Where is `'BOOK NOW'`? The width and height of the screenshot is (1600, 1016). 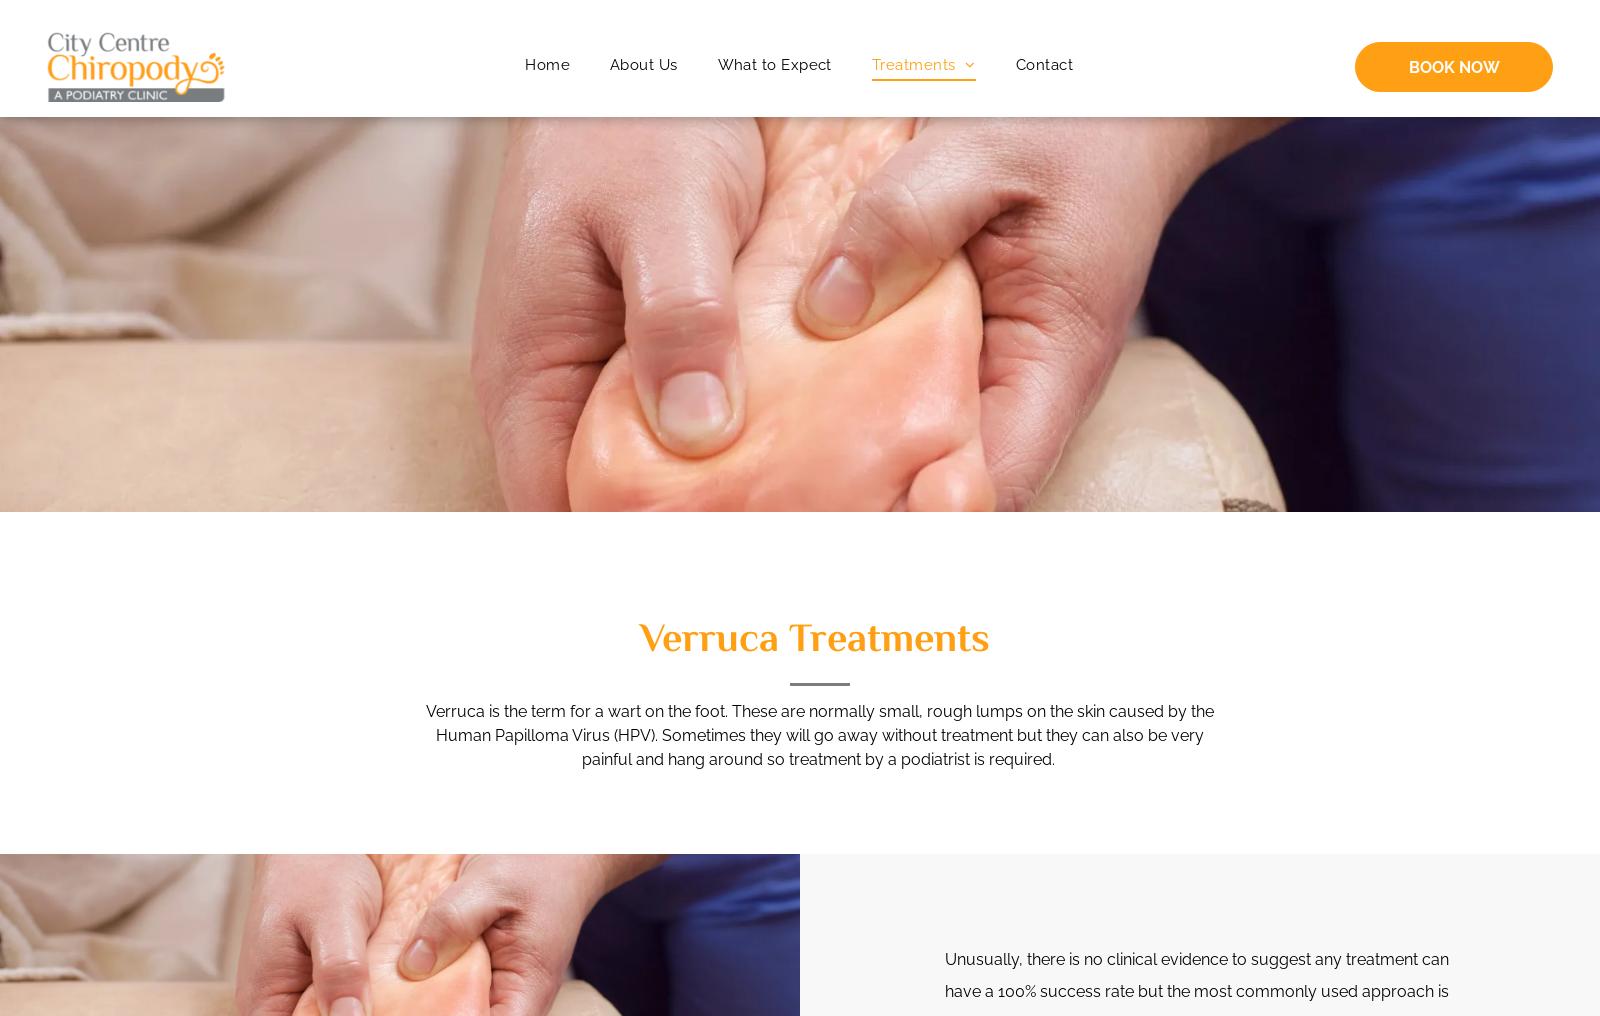
'BOOK NOW' is located at coordinates (1408, 66).